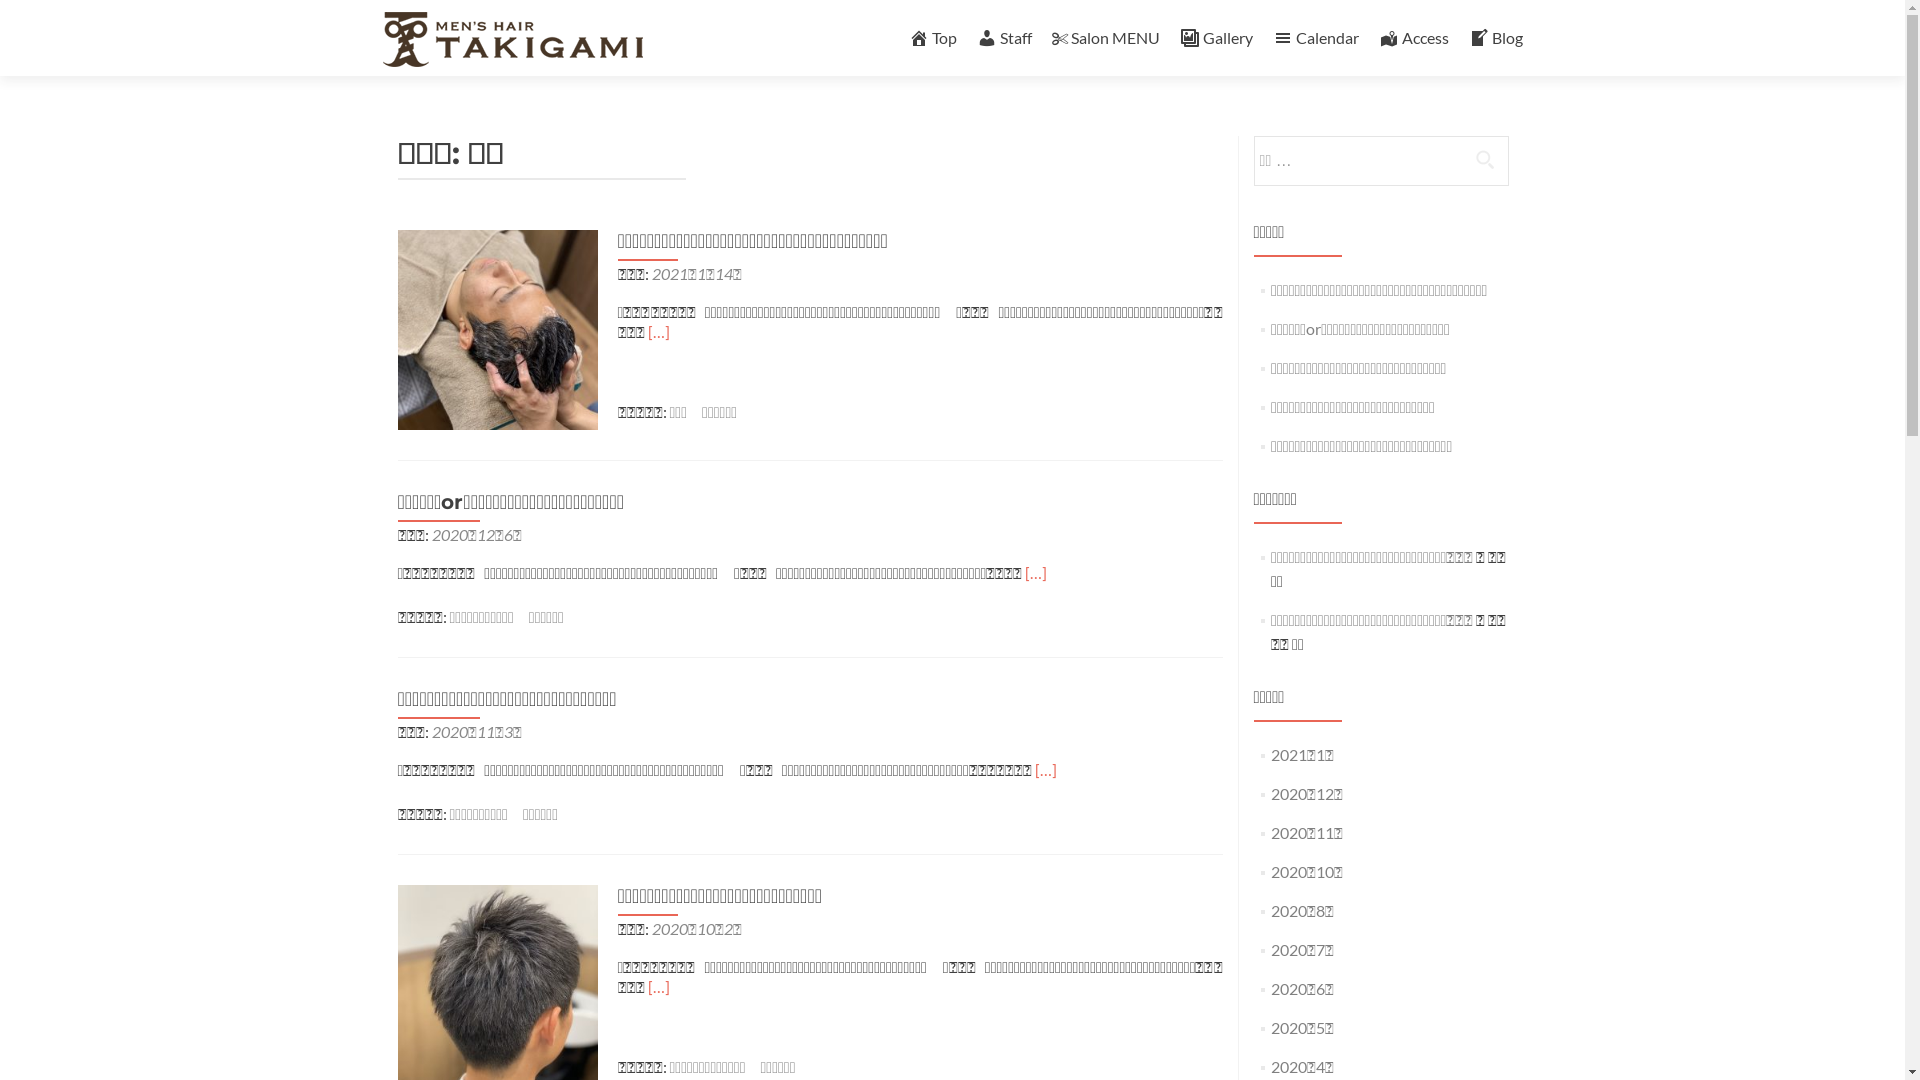 Image resolution: width=1920 pixels, height=1080 pixels. I want to click on 'Gallery', so click(1215, 37).